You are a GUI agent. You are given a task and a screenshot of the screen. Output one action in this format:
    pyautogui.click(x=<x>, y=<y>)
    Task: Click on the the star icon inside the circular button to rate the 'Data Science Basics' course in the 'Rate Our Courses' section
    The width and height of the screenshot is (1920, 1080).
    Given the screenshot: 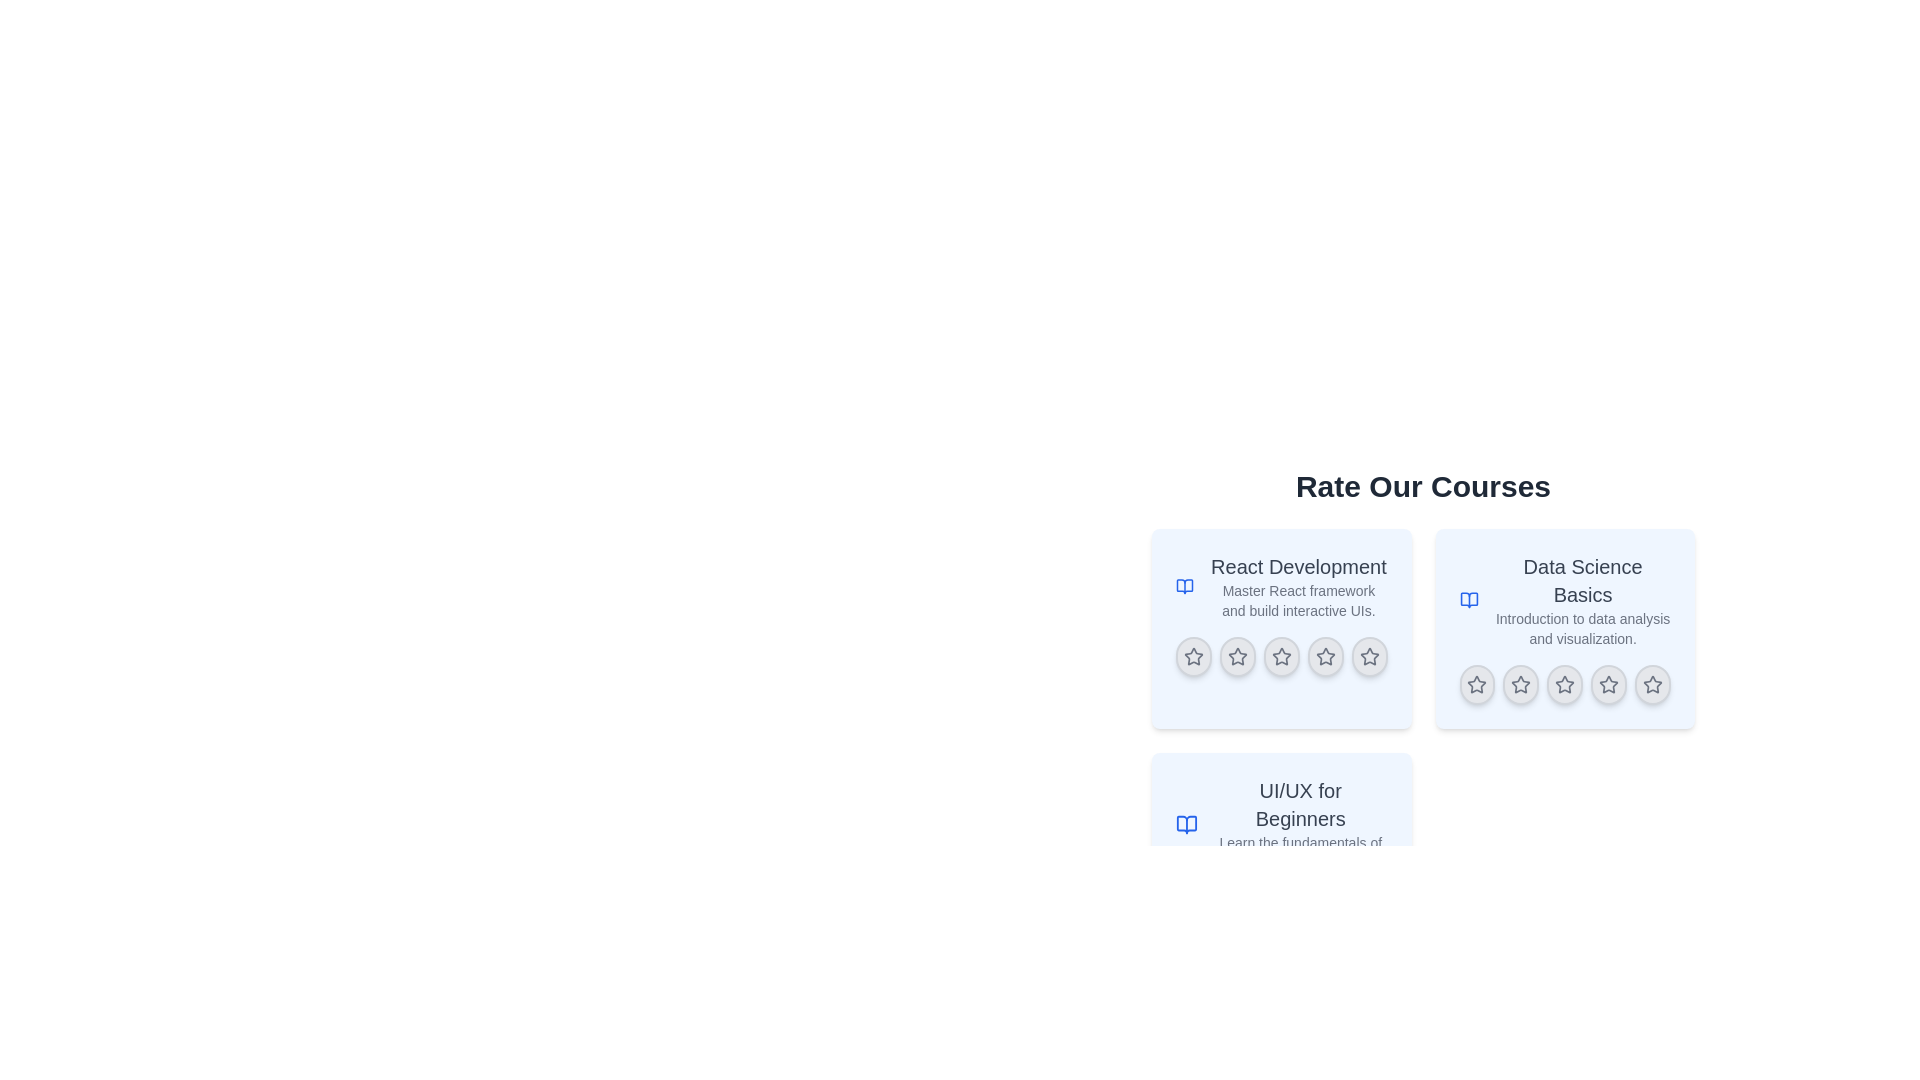 What is the action you would take?
    pyautogui.click(x=1564, y=684)
    